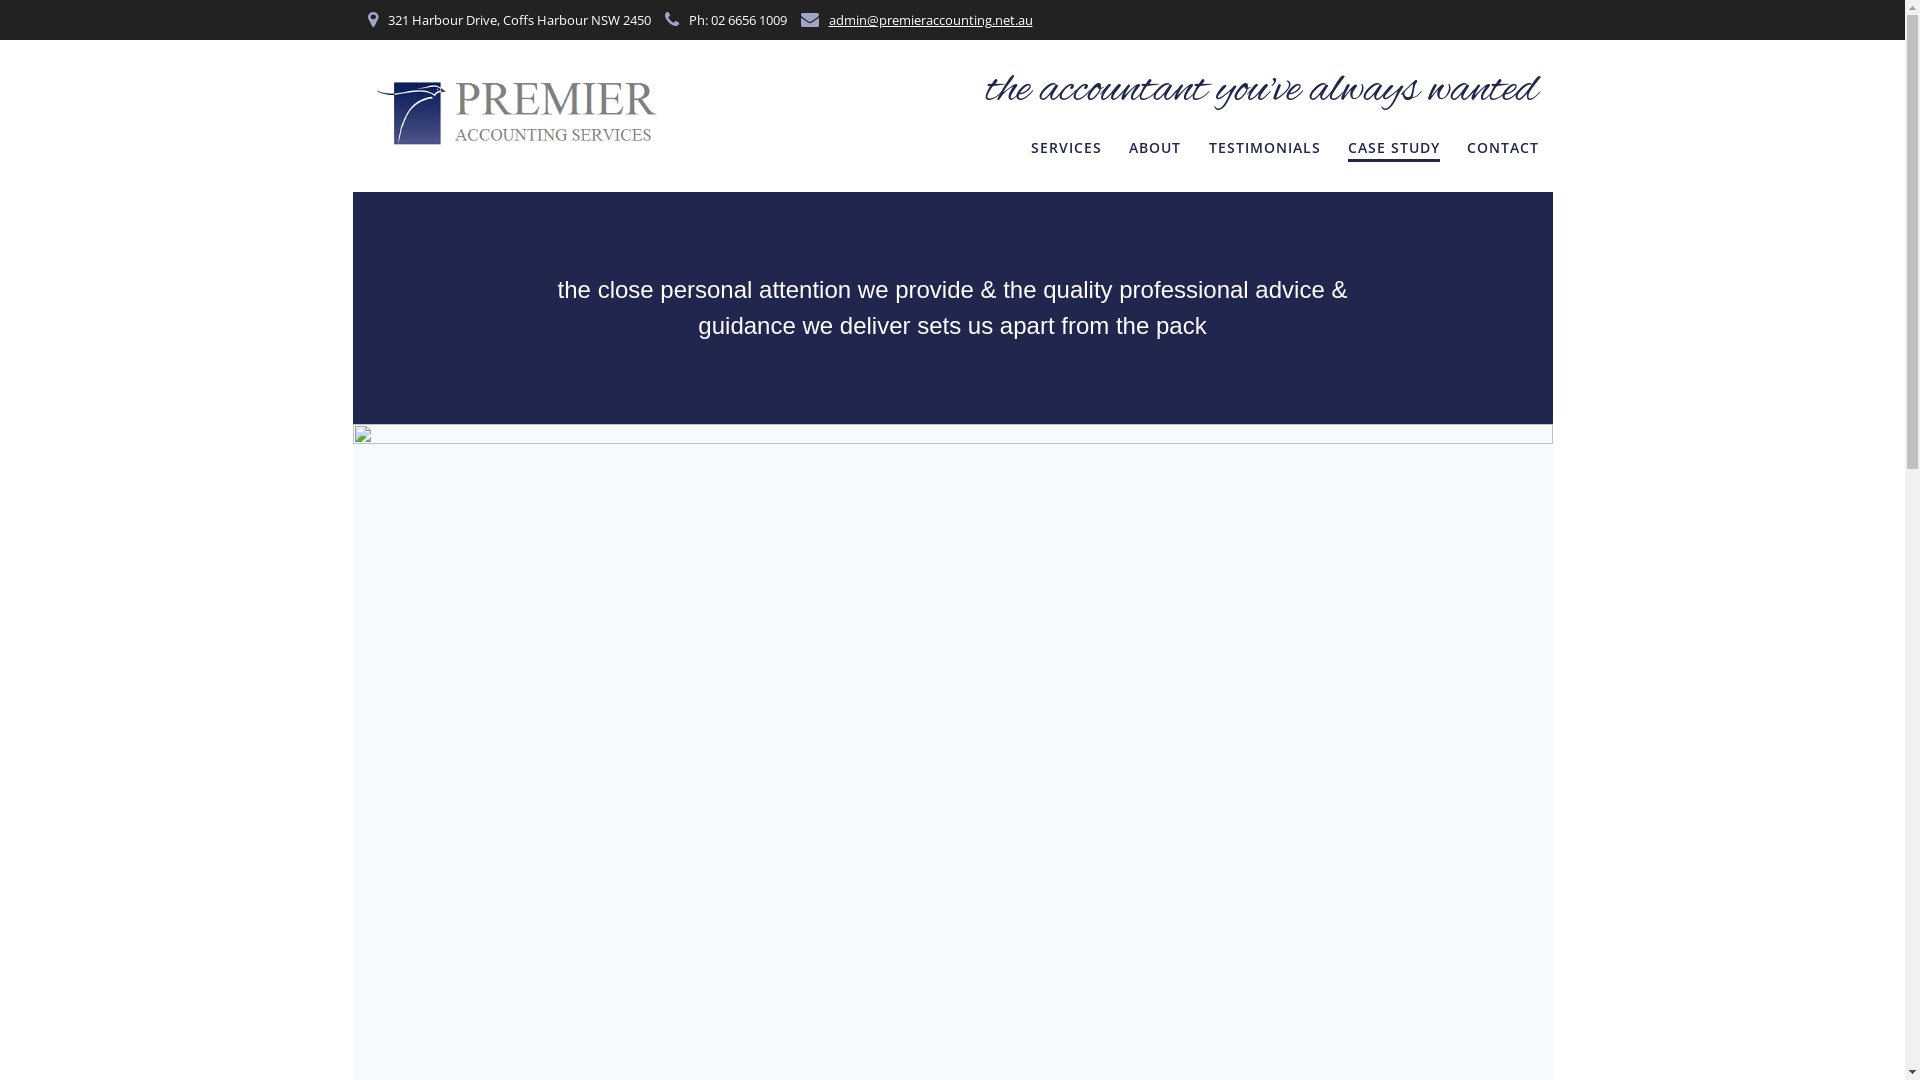  Describe the element at coordinates (1065, 148) in the screenshot. I see `'SERVICES'` at that location.